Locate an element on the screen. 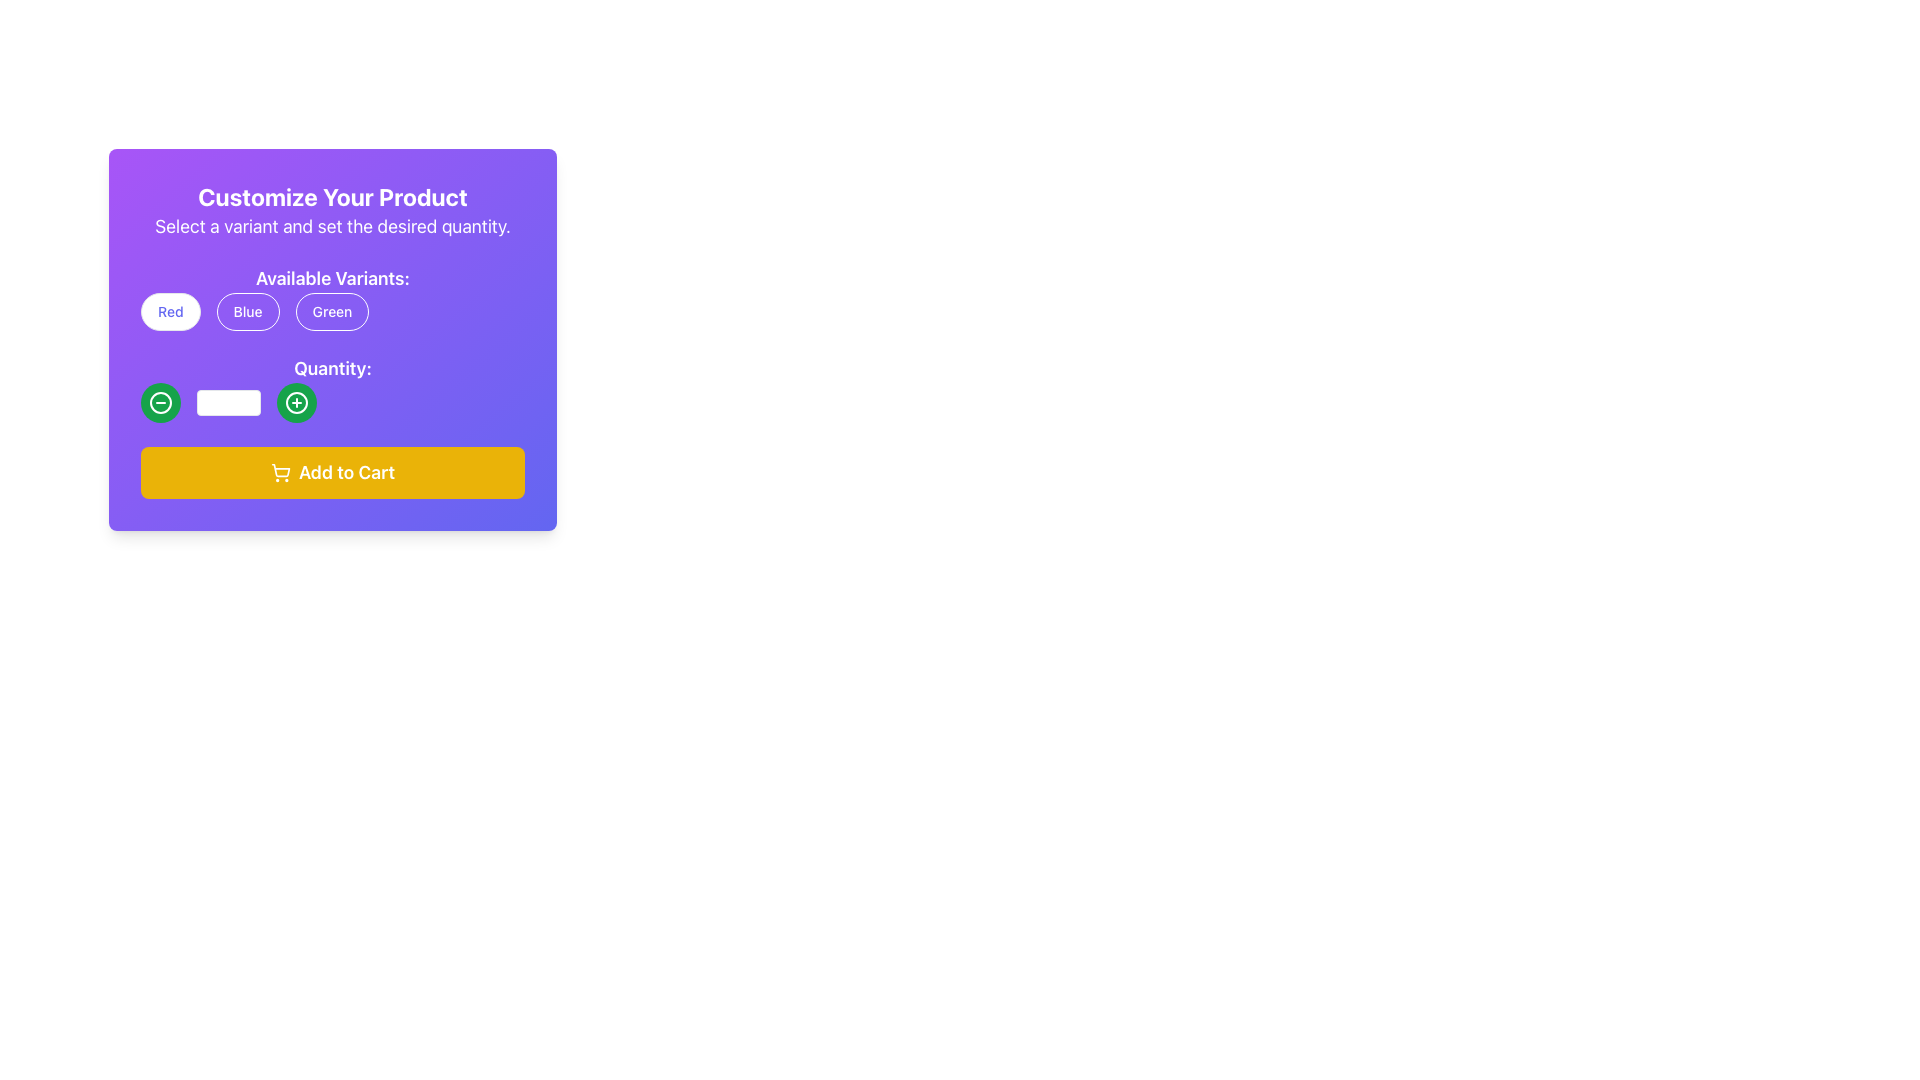 This screenshot has width=1920, height=1080. the yellow rectangular button with rounded corners labeled 'Add to Cart' is located at coordinates (332, 473).